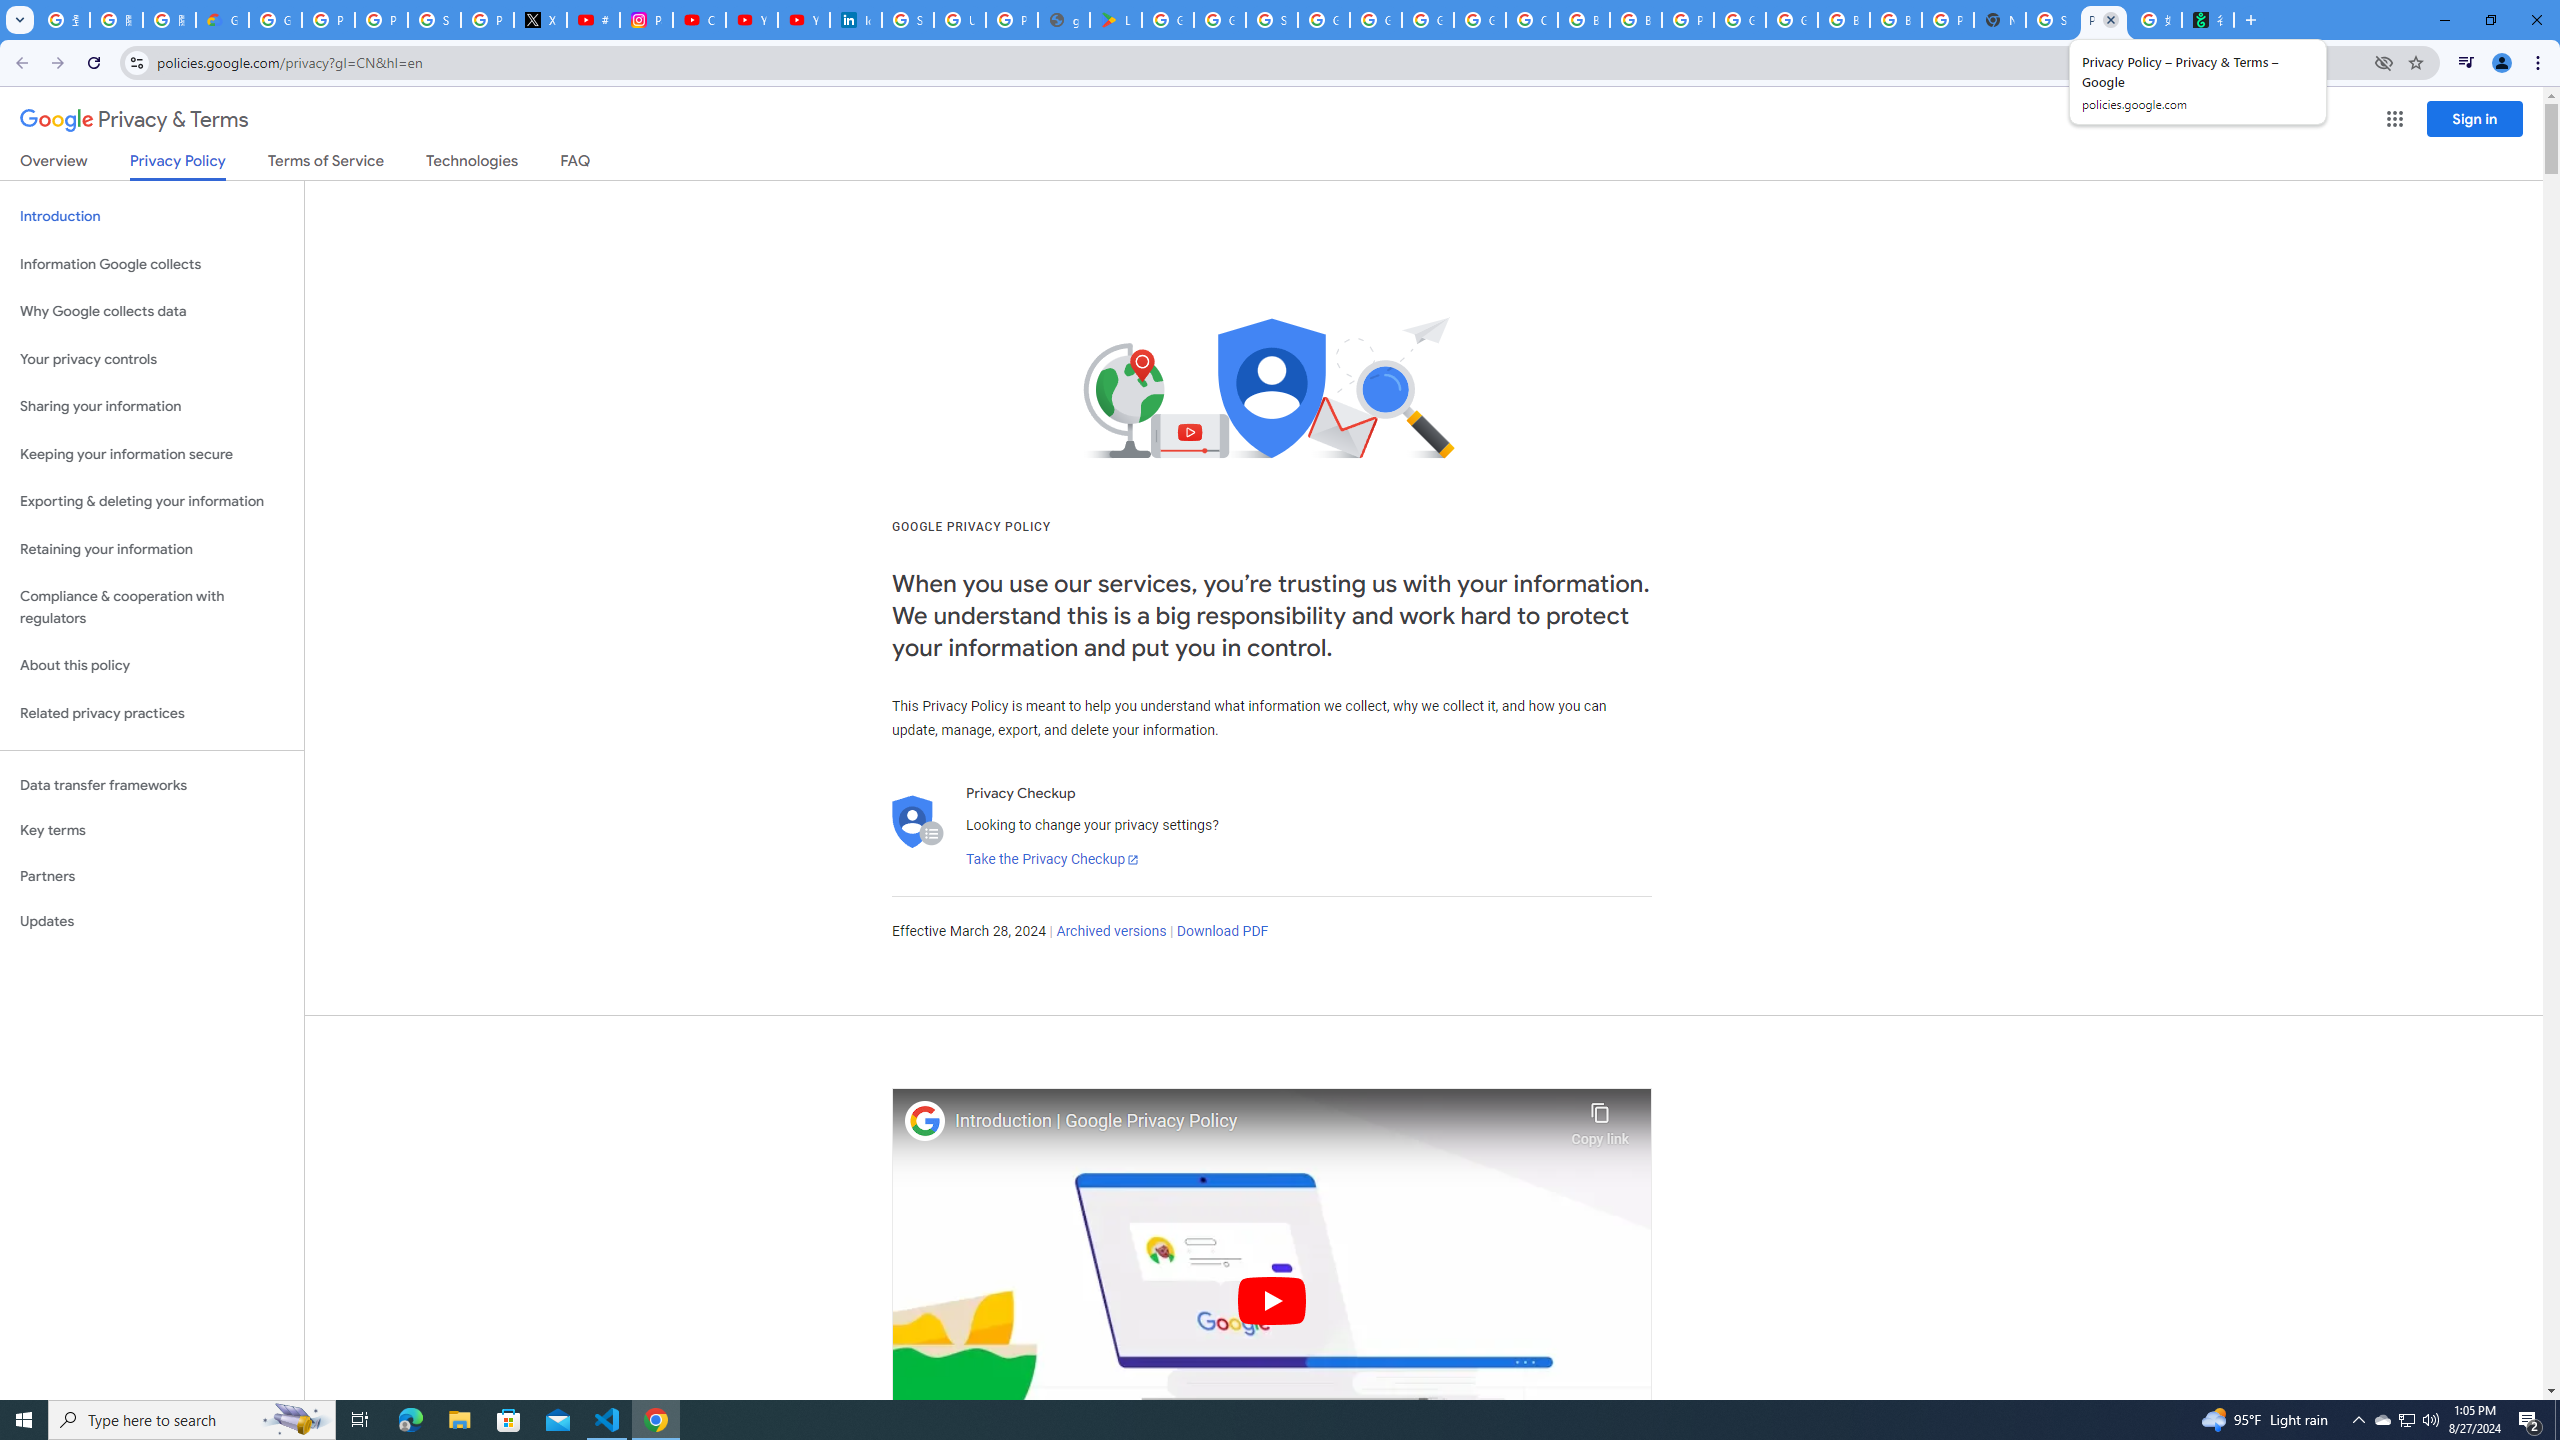 The height and width of the screenshot is (1440, 2560). What do you see at coordinates (1271, 1299) in the screenshot?
I see `'Play'` at bounding box center [1271, 1299].